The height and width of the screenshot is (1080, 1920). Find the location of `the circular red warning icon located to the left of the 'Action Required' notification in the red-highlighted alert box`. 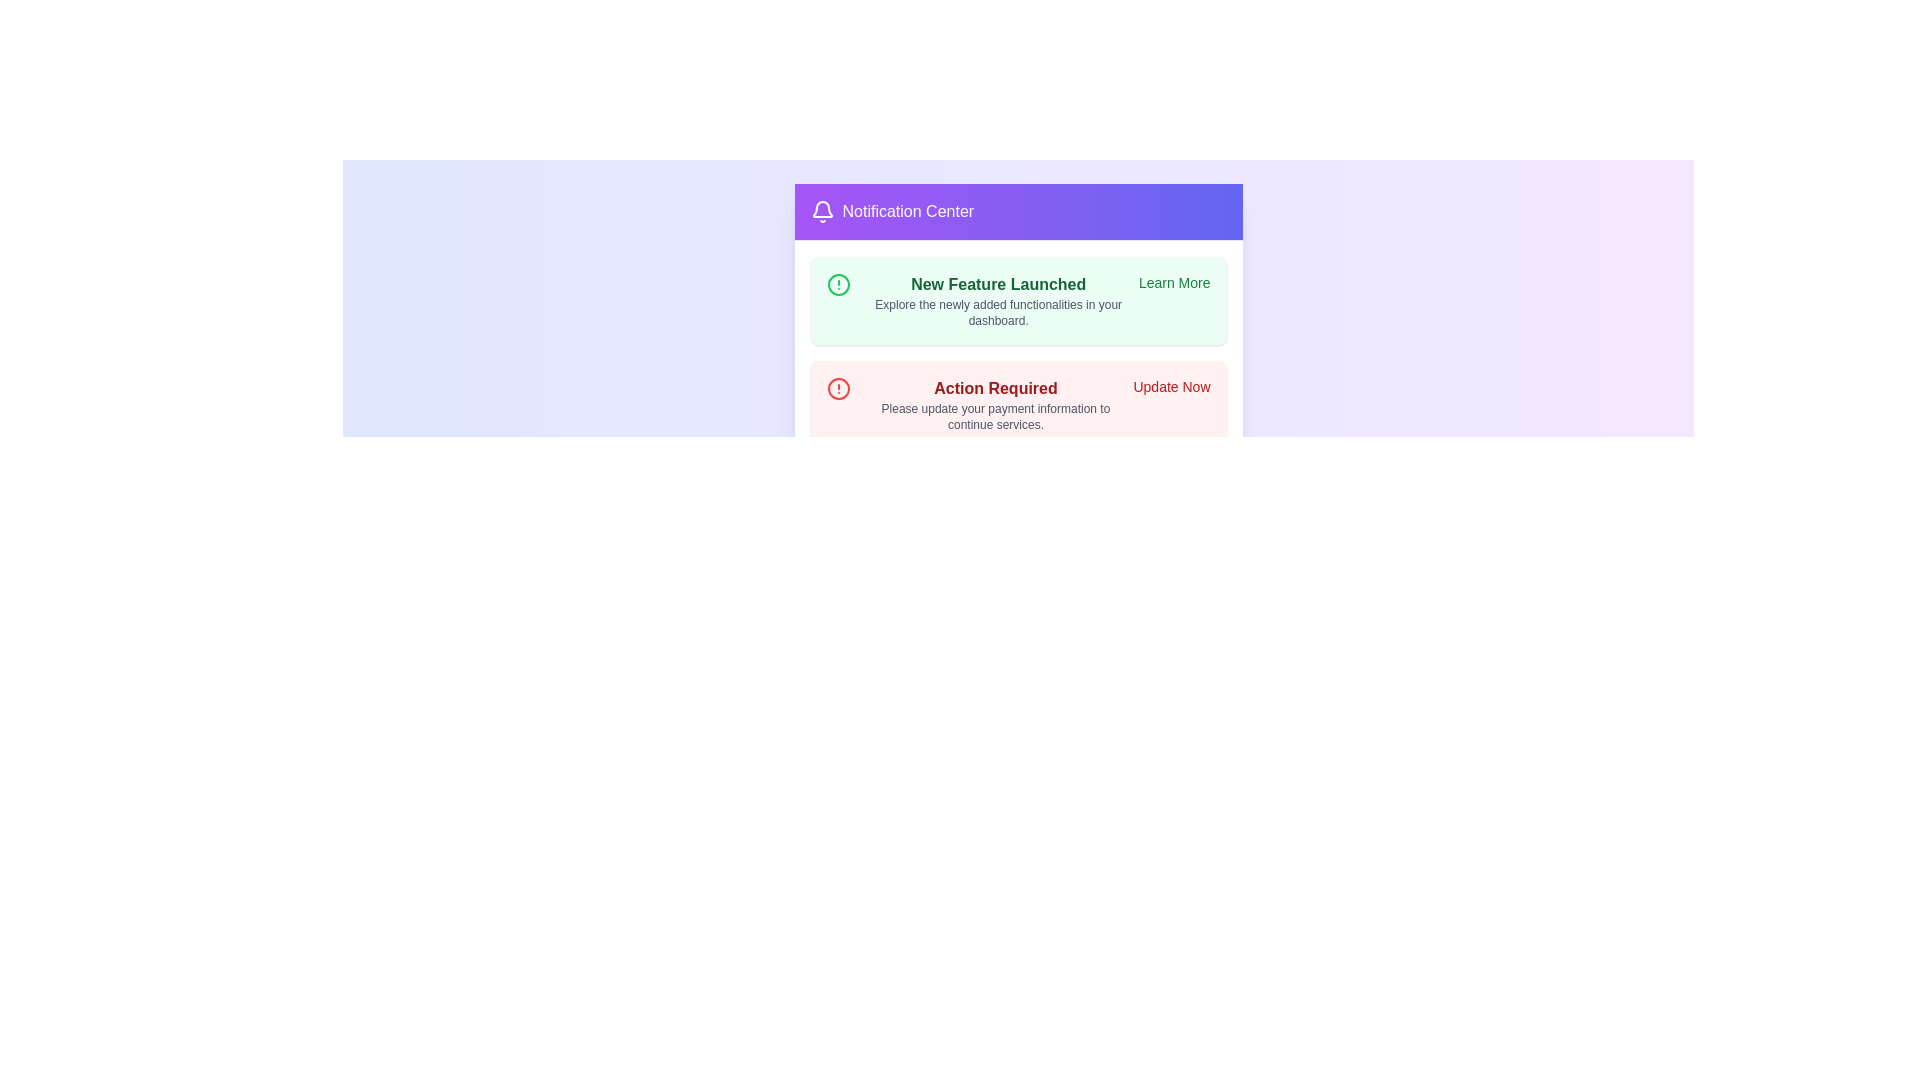

the circular red warning icon located to the left of the 'Action Required' notification in the red-highlighted alert box is located at coordinates (838, 389).